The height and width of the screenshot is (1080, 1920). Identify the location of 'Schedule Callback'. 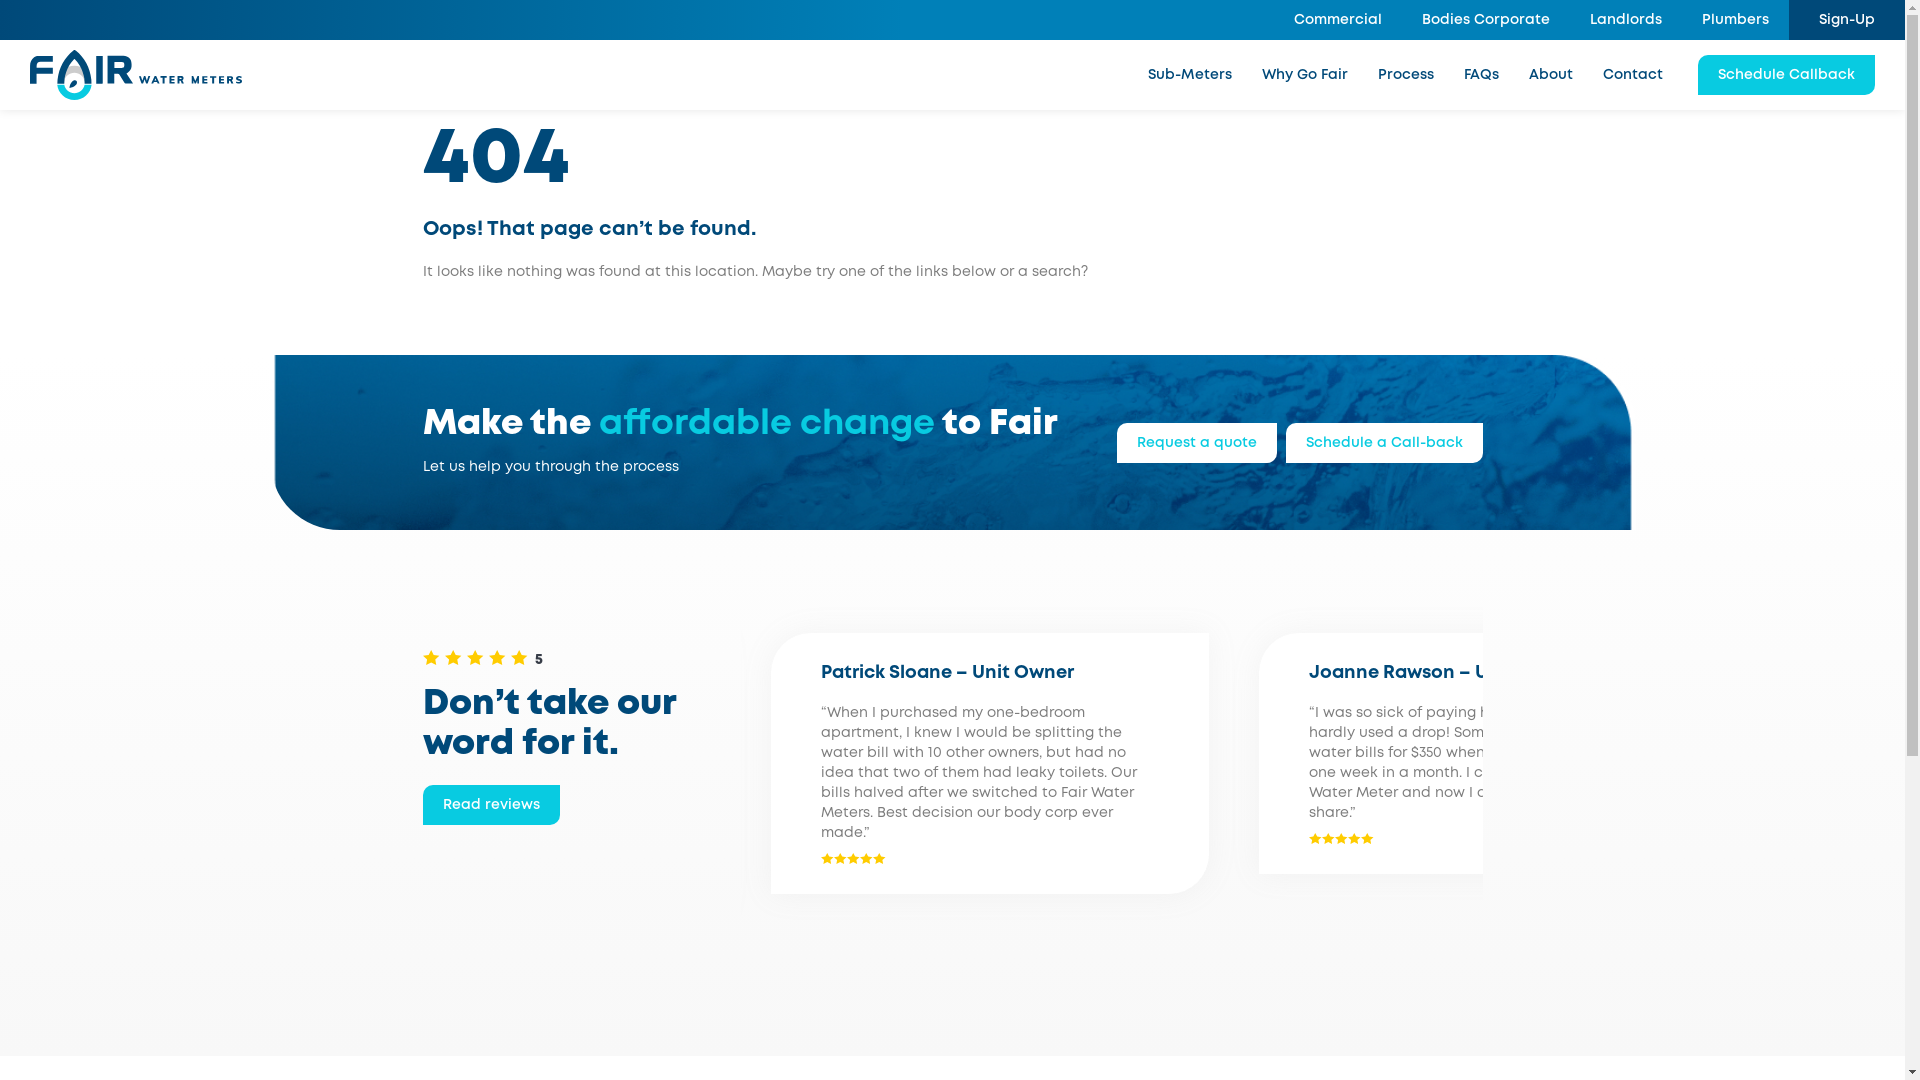
(1786, 73).